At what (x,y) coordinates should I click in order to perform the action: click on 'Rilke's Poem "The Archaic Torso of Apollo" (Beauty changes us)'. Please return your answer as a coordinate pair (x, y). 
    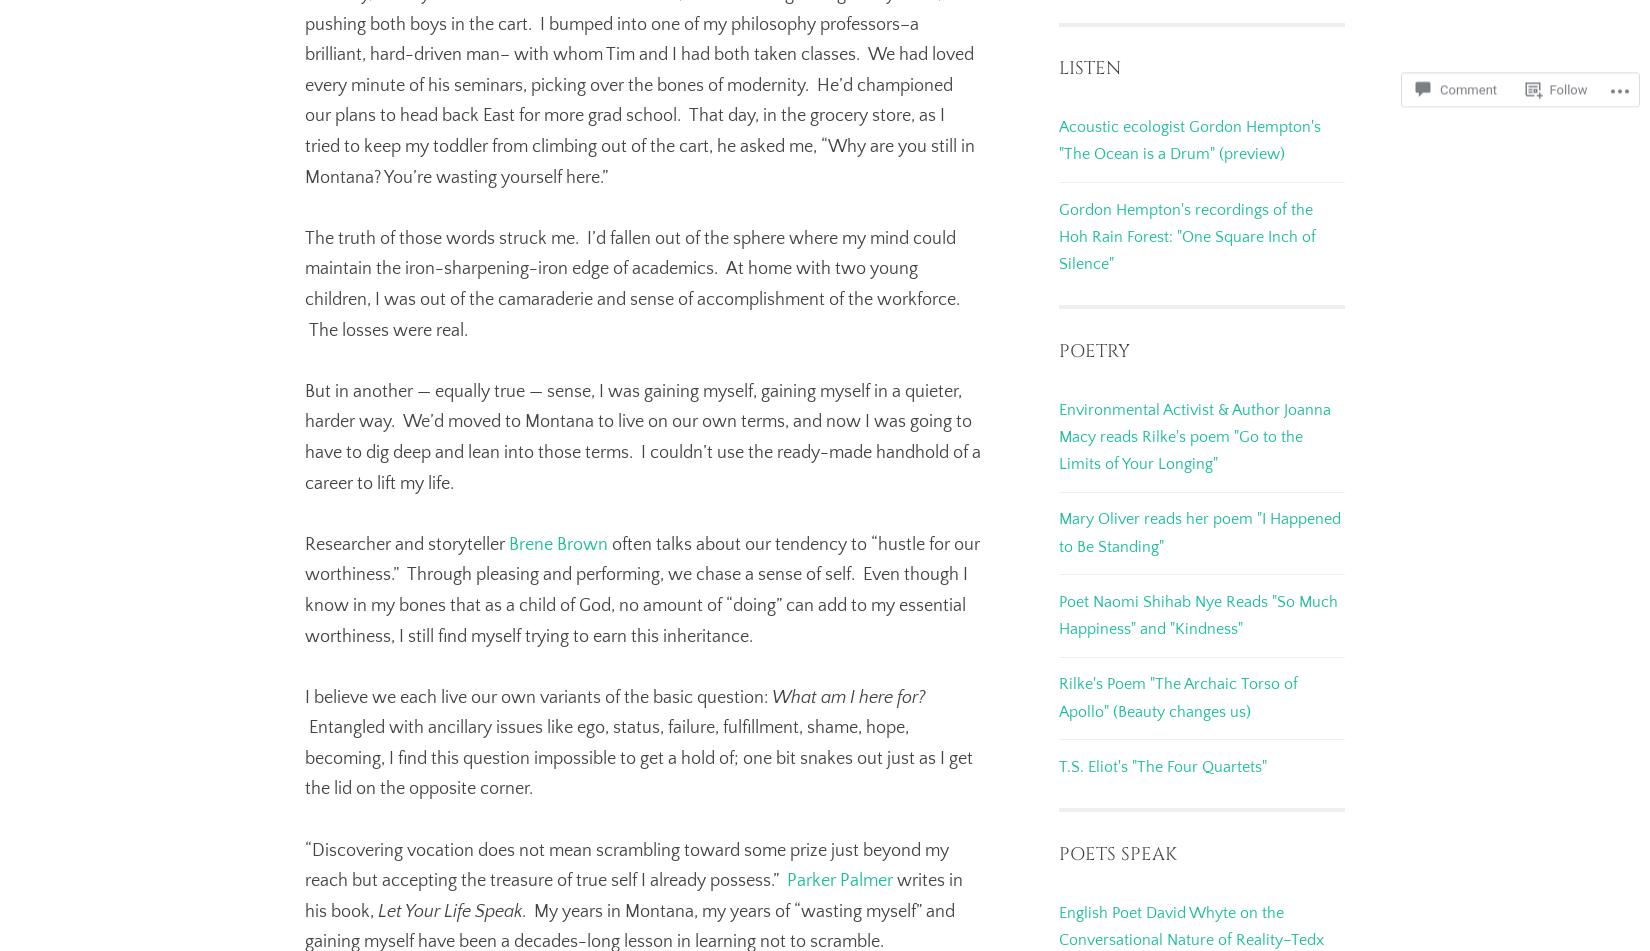
    Looking at the image, I should click on (1178, 696).